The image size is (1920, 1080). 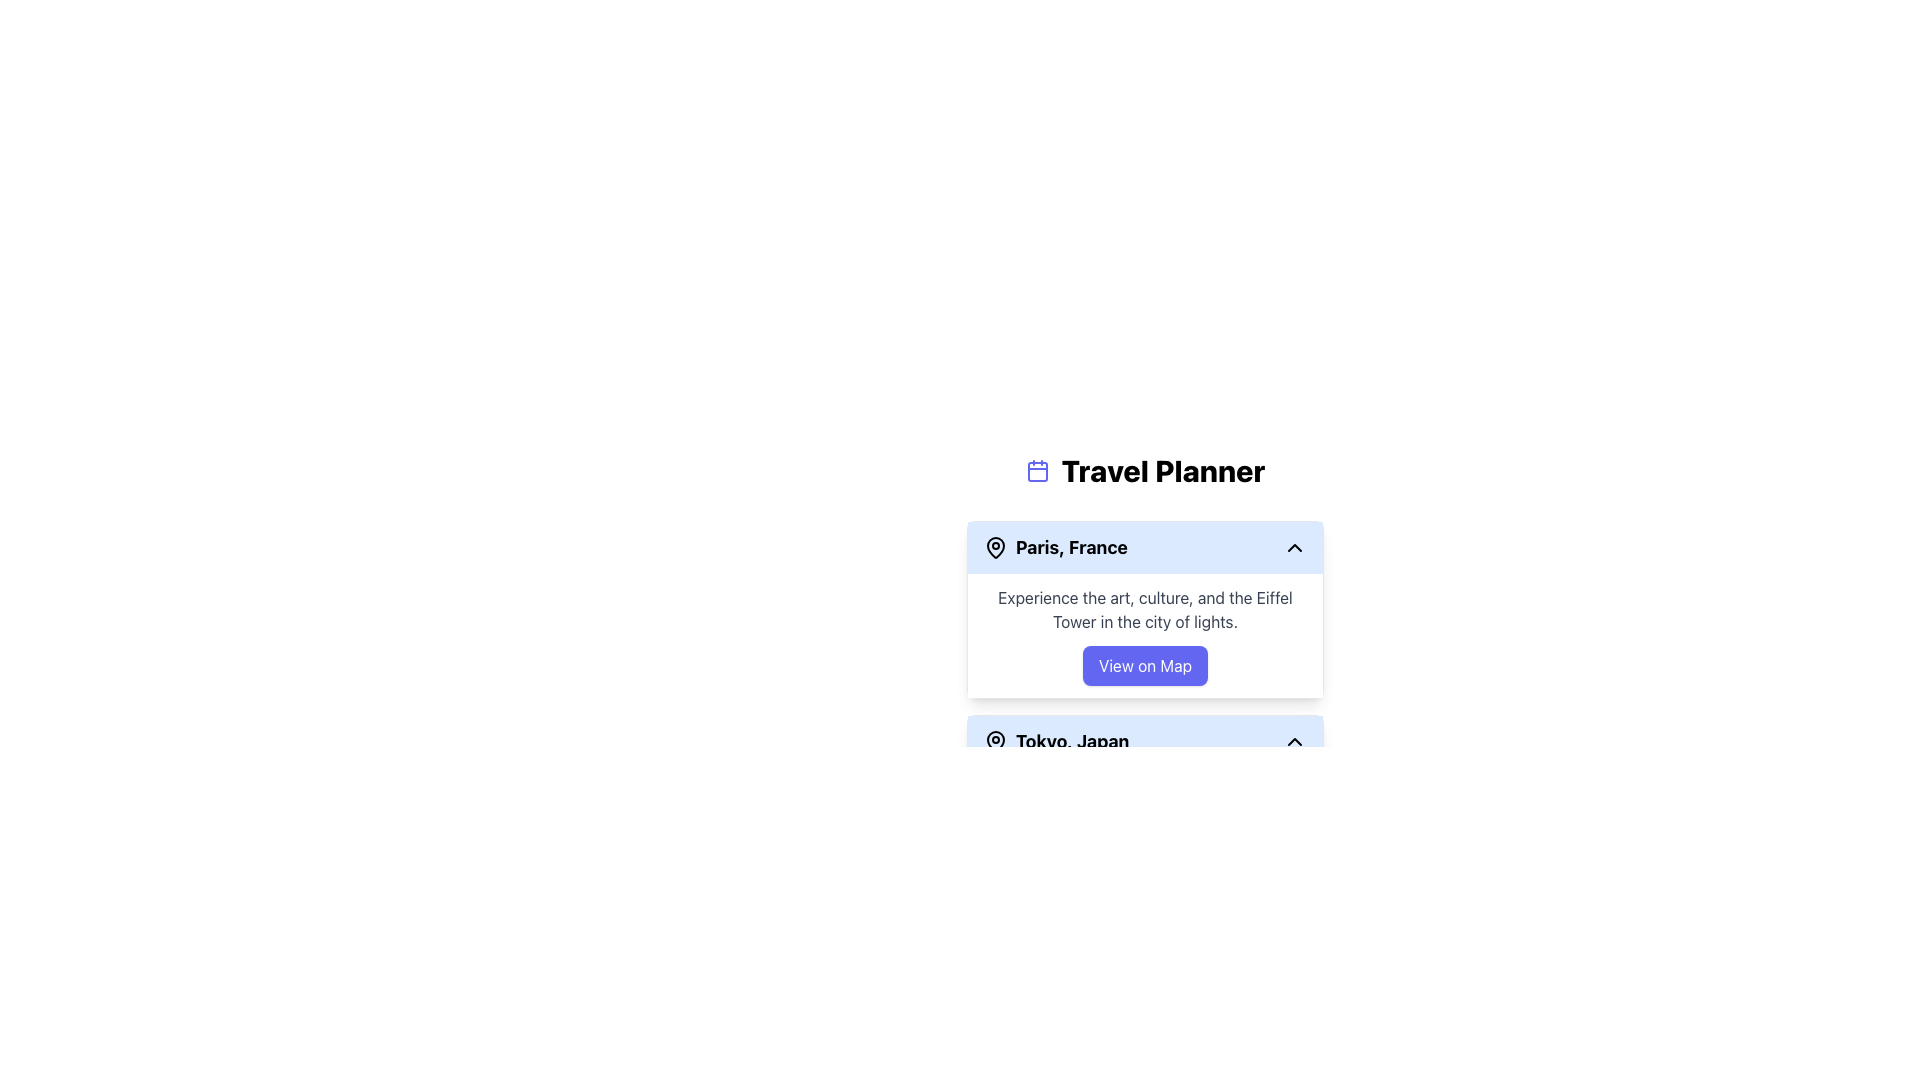 What do you see at coordinates (1037, 470) in the screenshot?
I see `the calendar icon with a purple outline, which is positioned to the left of the 'Travel Planner' text in the header group` at bounding box center [1037, 470].